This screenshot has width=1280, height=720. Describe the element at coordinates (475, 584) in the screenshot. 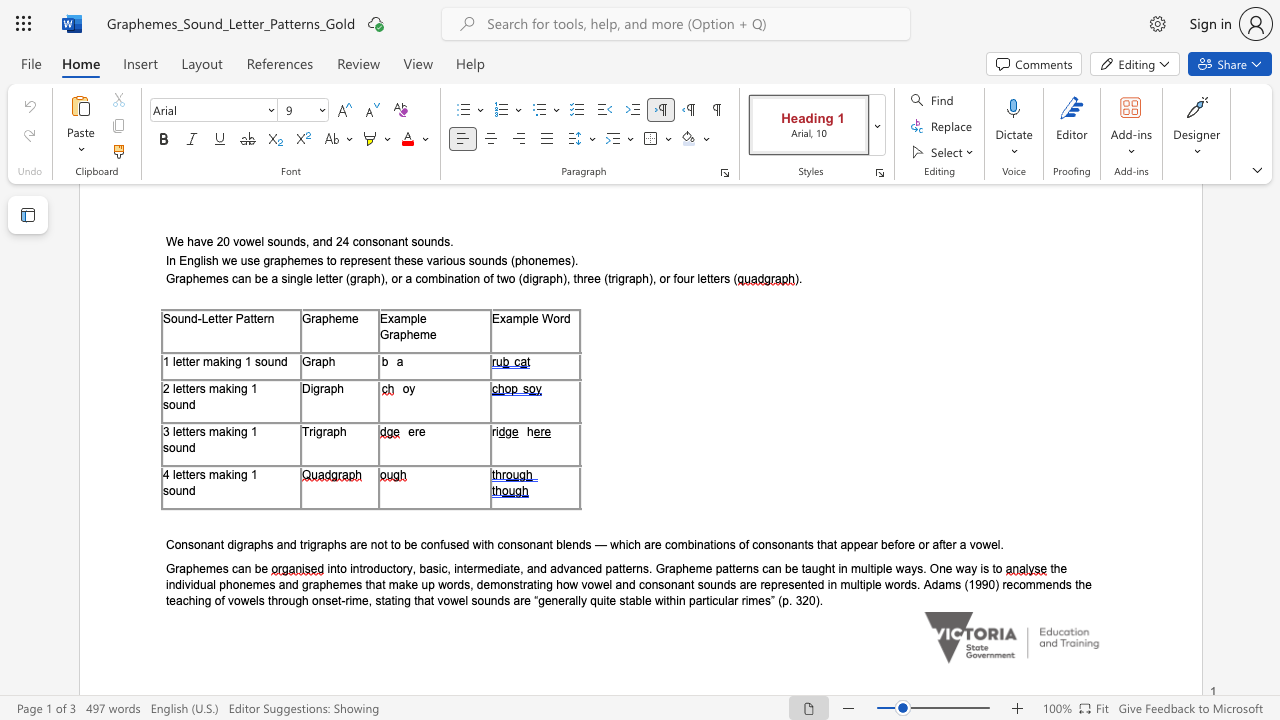

I see `the subset text "demonst" within the text "demonstrating"` at that location.